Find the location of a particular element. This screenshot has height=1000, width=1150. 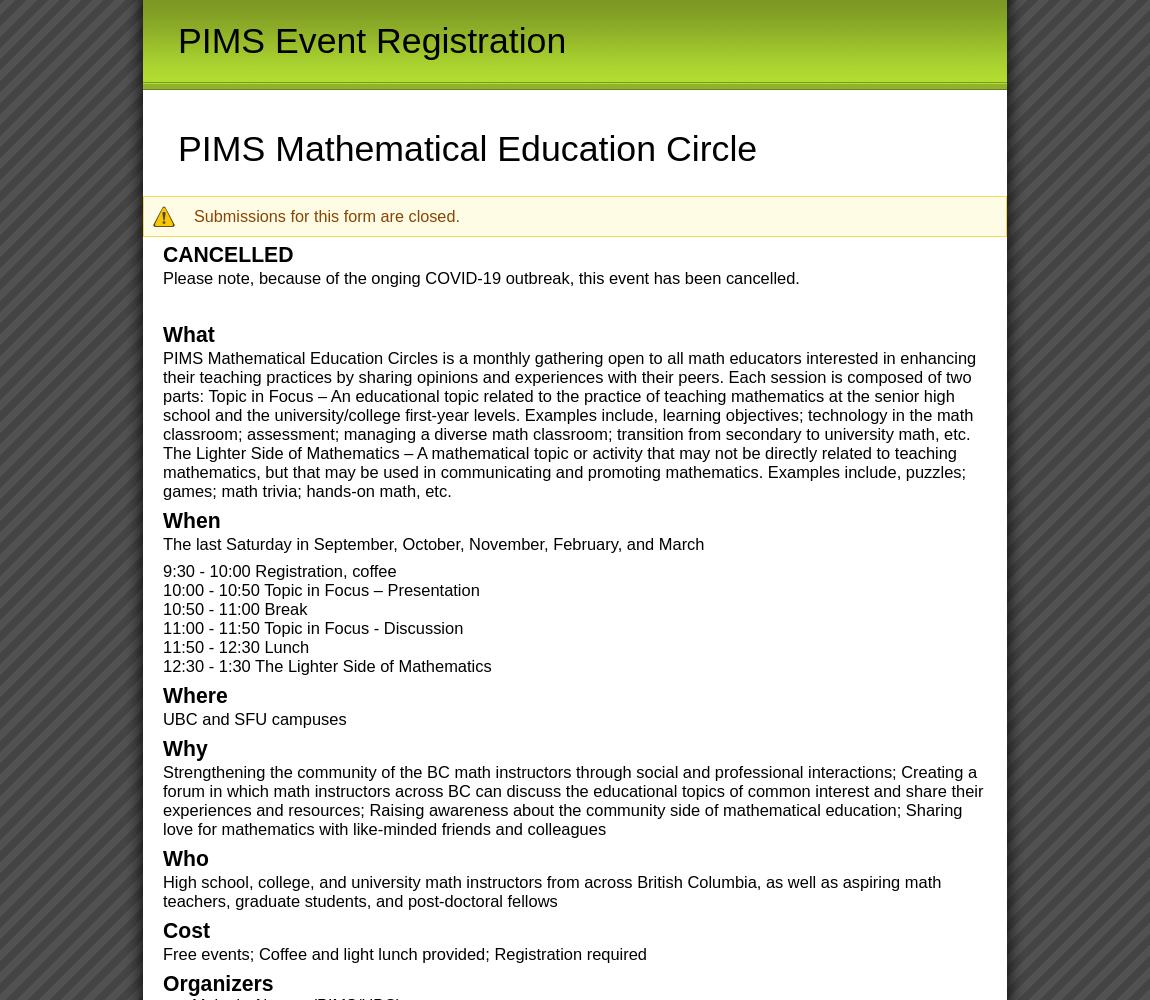

'Please note, because of the onging COVID-19 outbreak, this event has been cancelled.' is located at coordinates (481, 278).